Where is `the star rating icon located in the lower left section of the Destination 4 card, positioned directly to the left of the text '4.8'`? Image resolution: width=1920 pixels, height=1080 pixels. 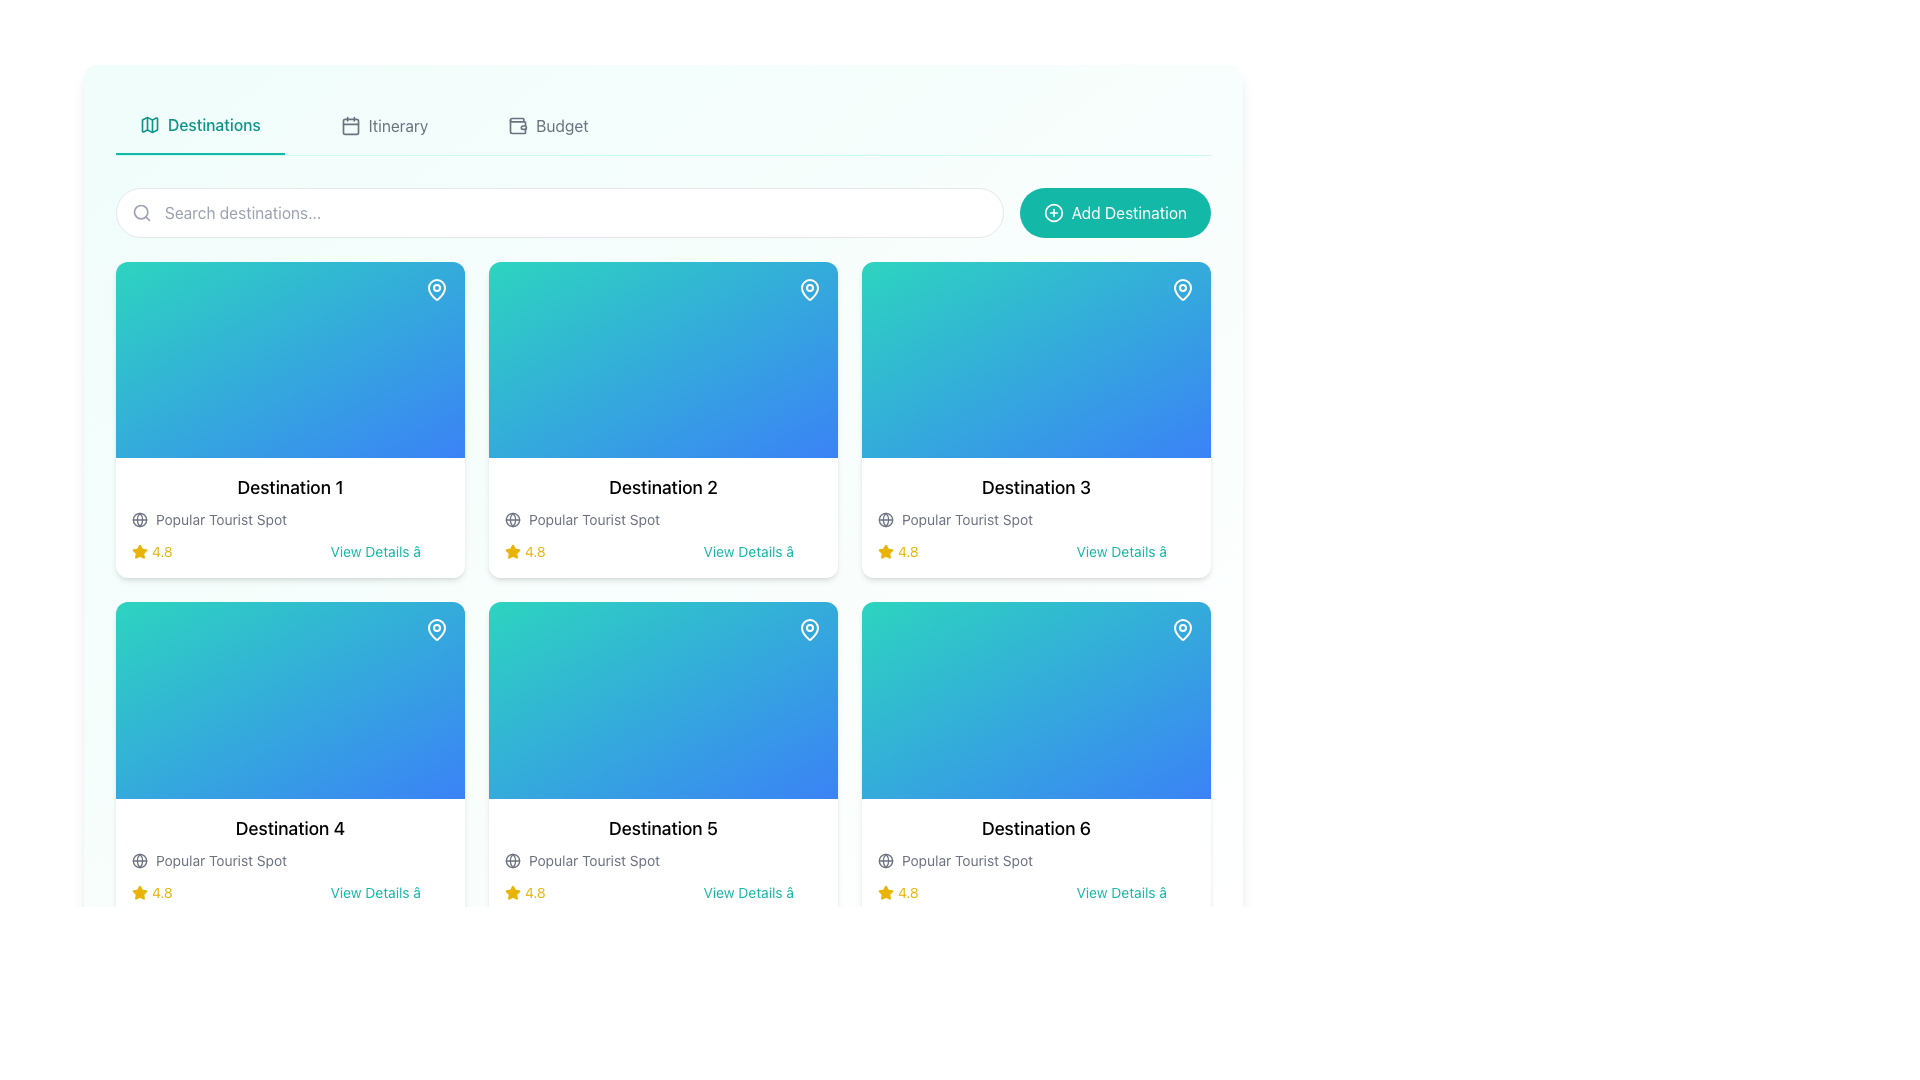 the star rating icon located in the lower left section of the Destination 4 card, positioned directly to the left of the text '4.8' is located at coordinates (138, 890).